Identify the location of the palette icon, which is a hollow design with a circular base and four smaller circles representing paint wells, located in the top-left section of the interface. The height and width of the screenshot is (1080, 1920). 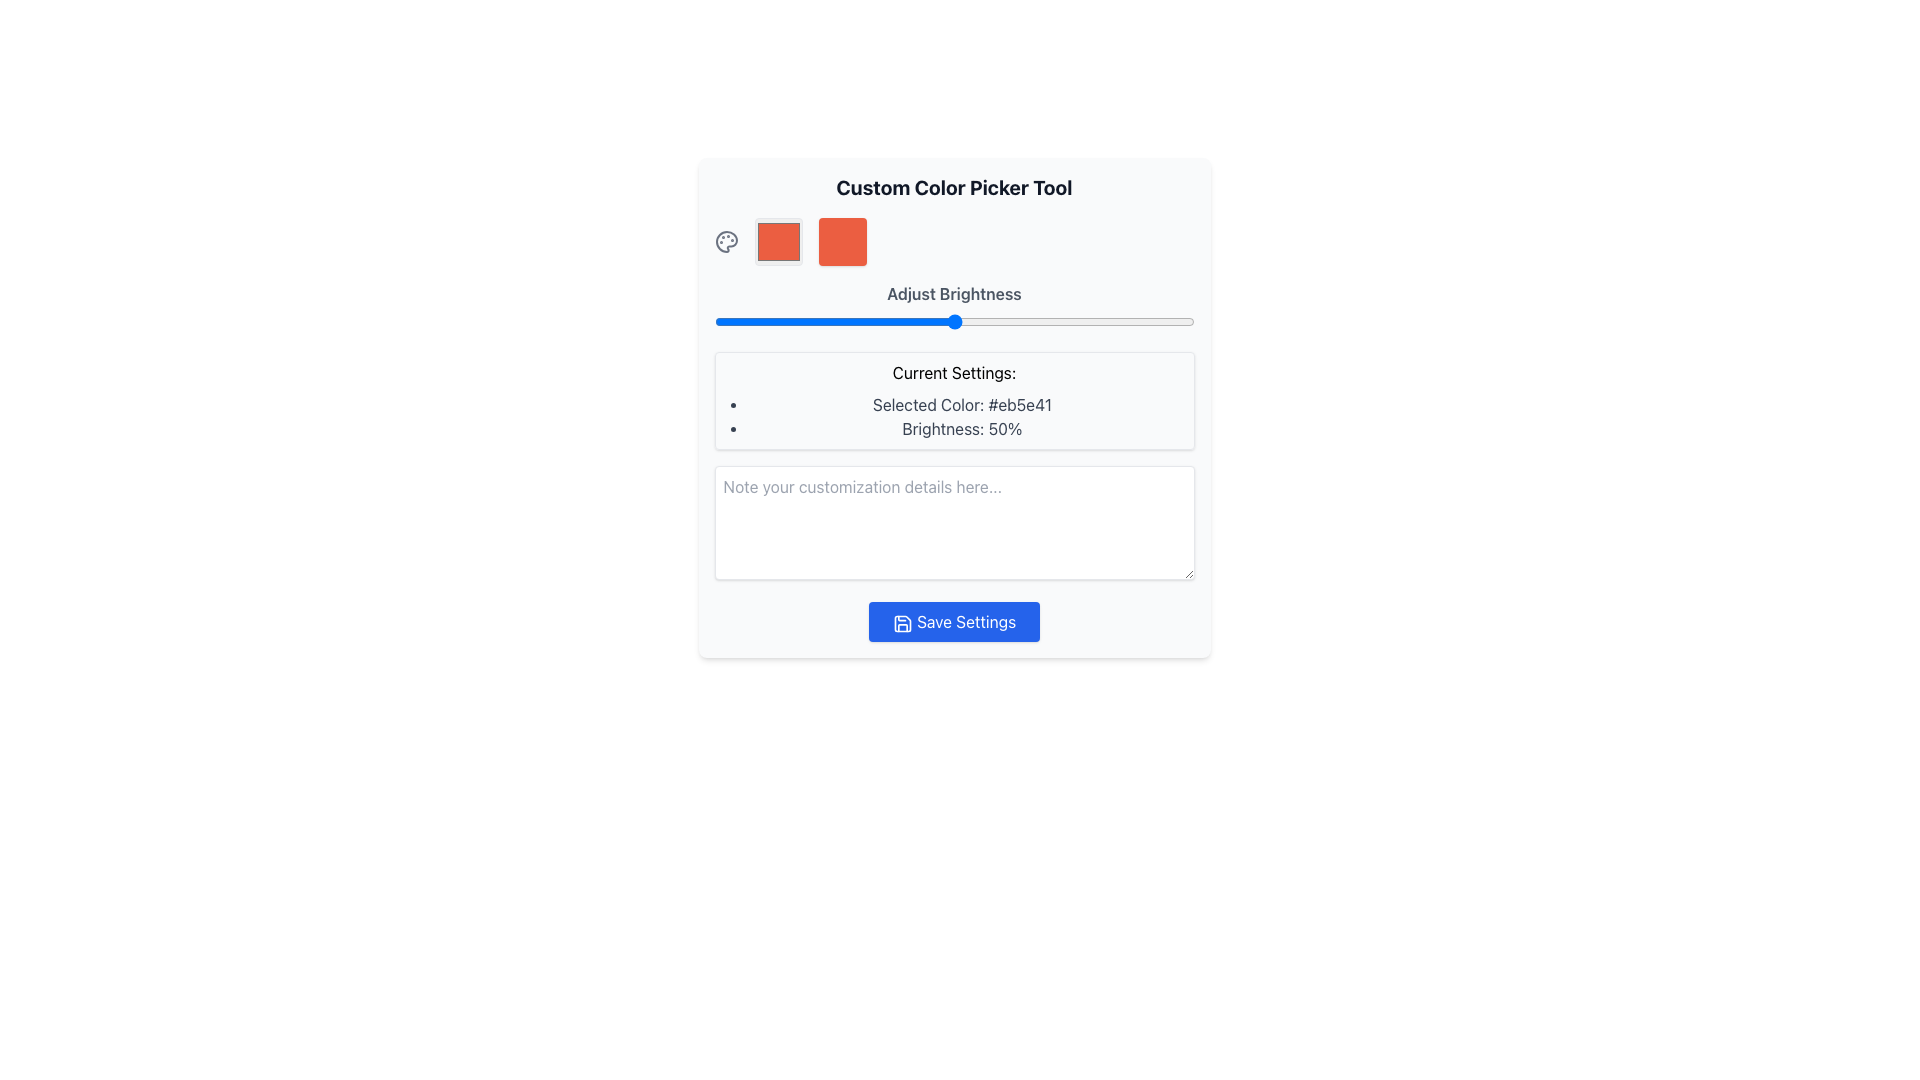
(725, 241).